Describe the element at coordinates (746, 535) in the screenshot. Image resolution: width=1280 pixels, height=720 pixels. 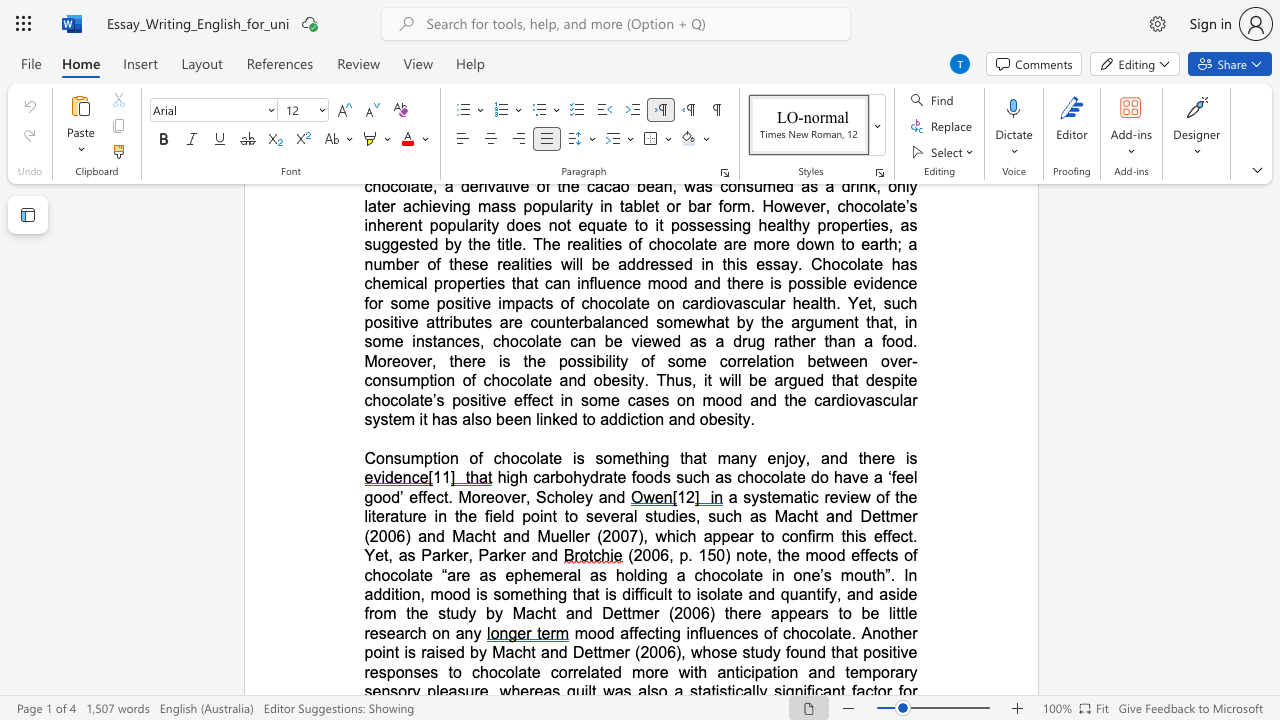
I see `the space between the continuous character "a" and "r" in the text` at that location.